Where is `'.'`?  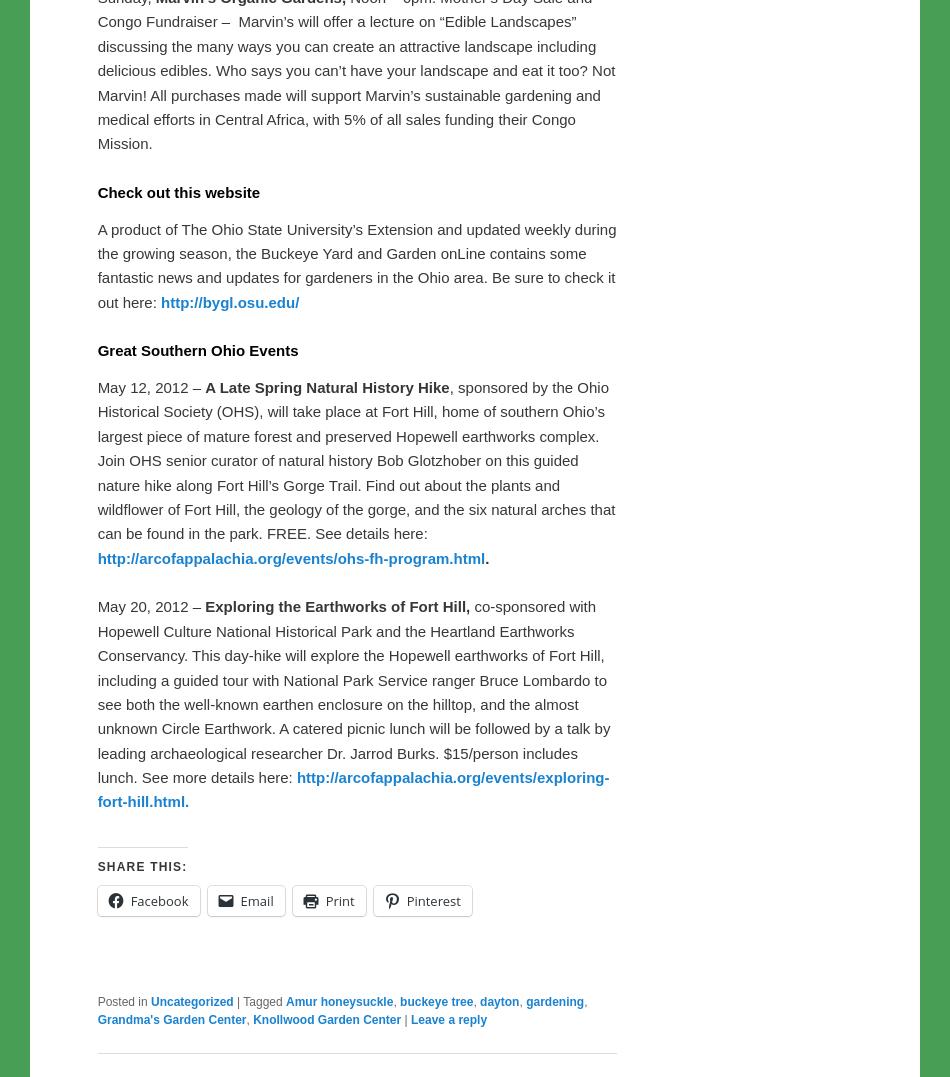
'.' is located at coordinates (486, 557).